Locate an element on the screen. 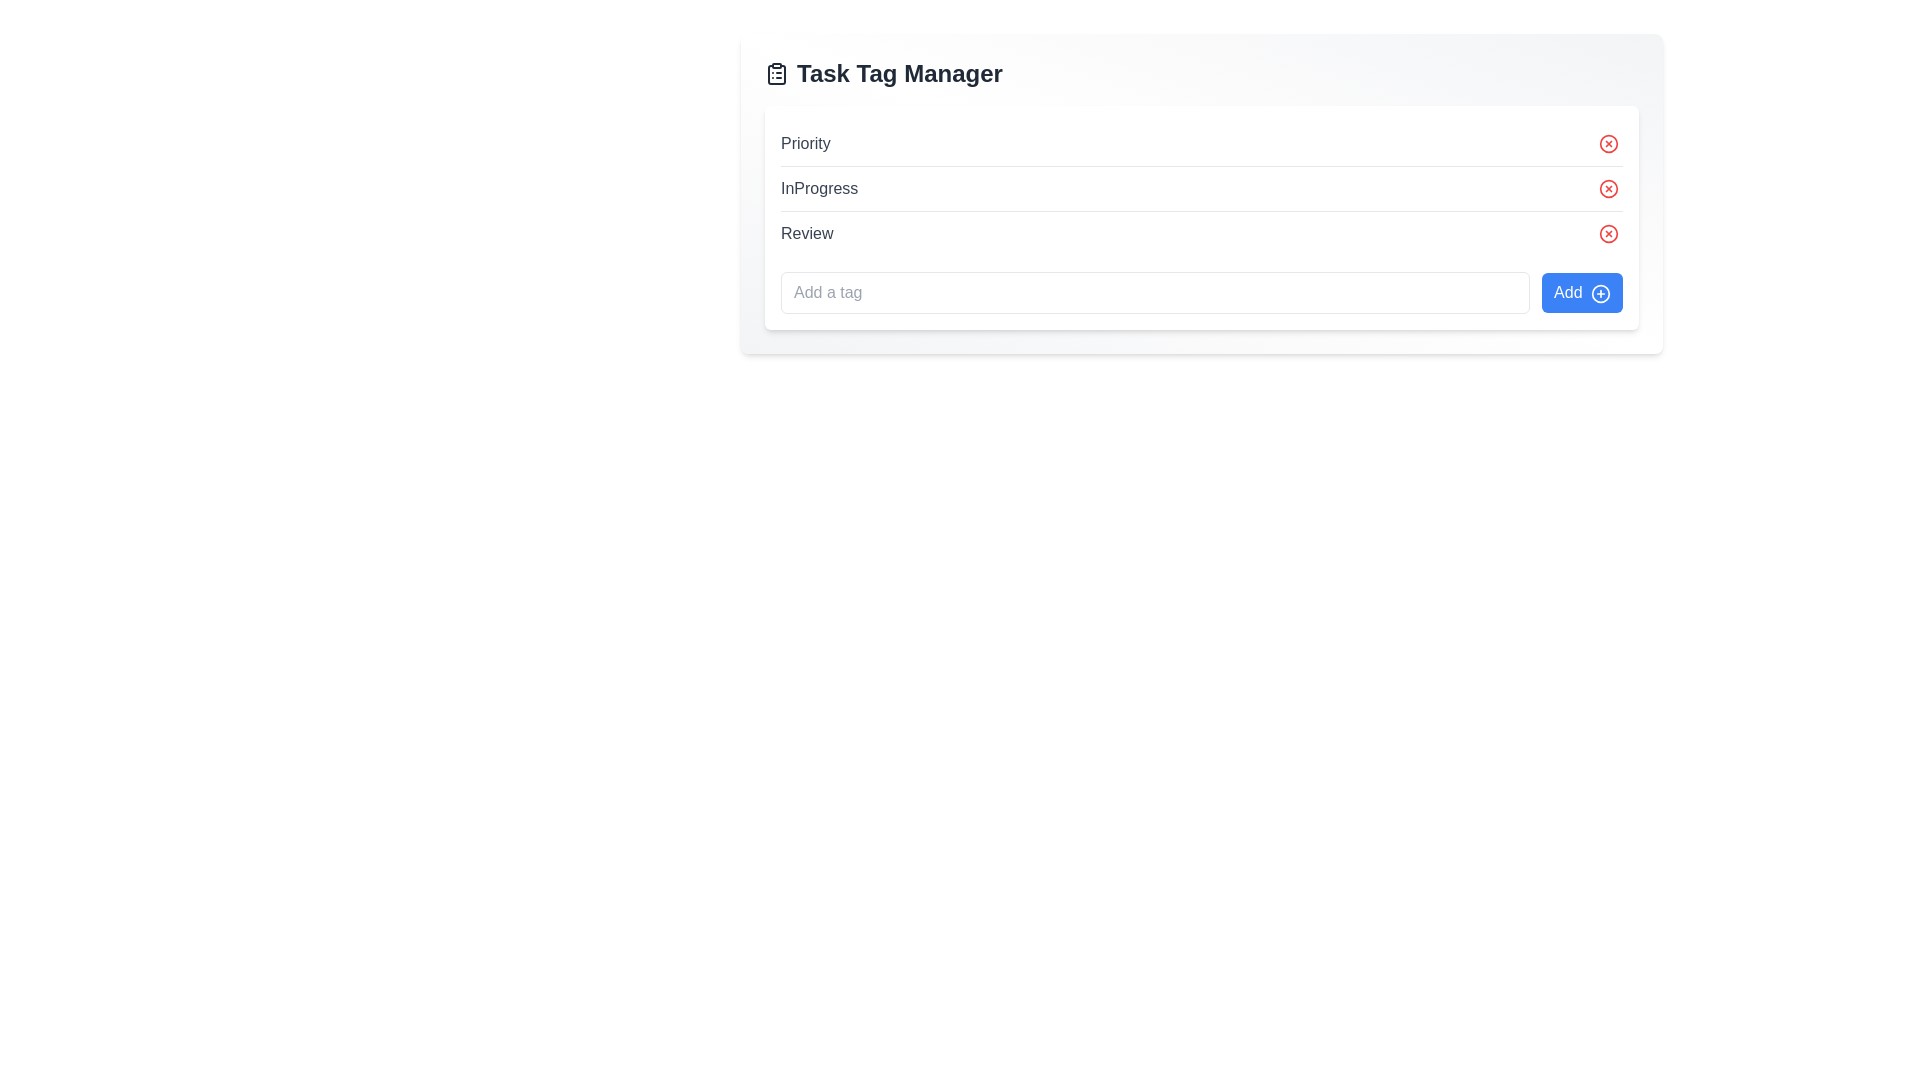  the text label displaying 'InProgress' which is located beneath 'Priority' and above 'Review' in a vertical list of labels is located at coordinates (819, 189).